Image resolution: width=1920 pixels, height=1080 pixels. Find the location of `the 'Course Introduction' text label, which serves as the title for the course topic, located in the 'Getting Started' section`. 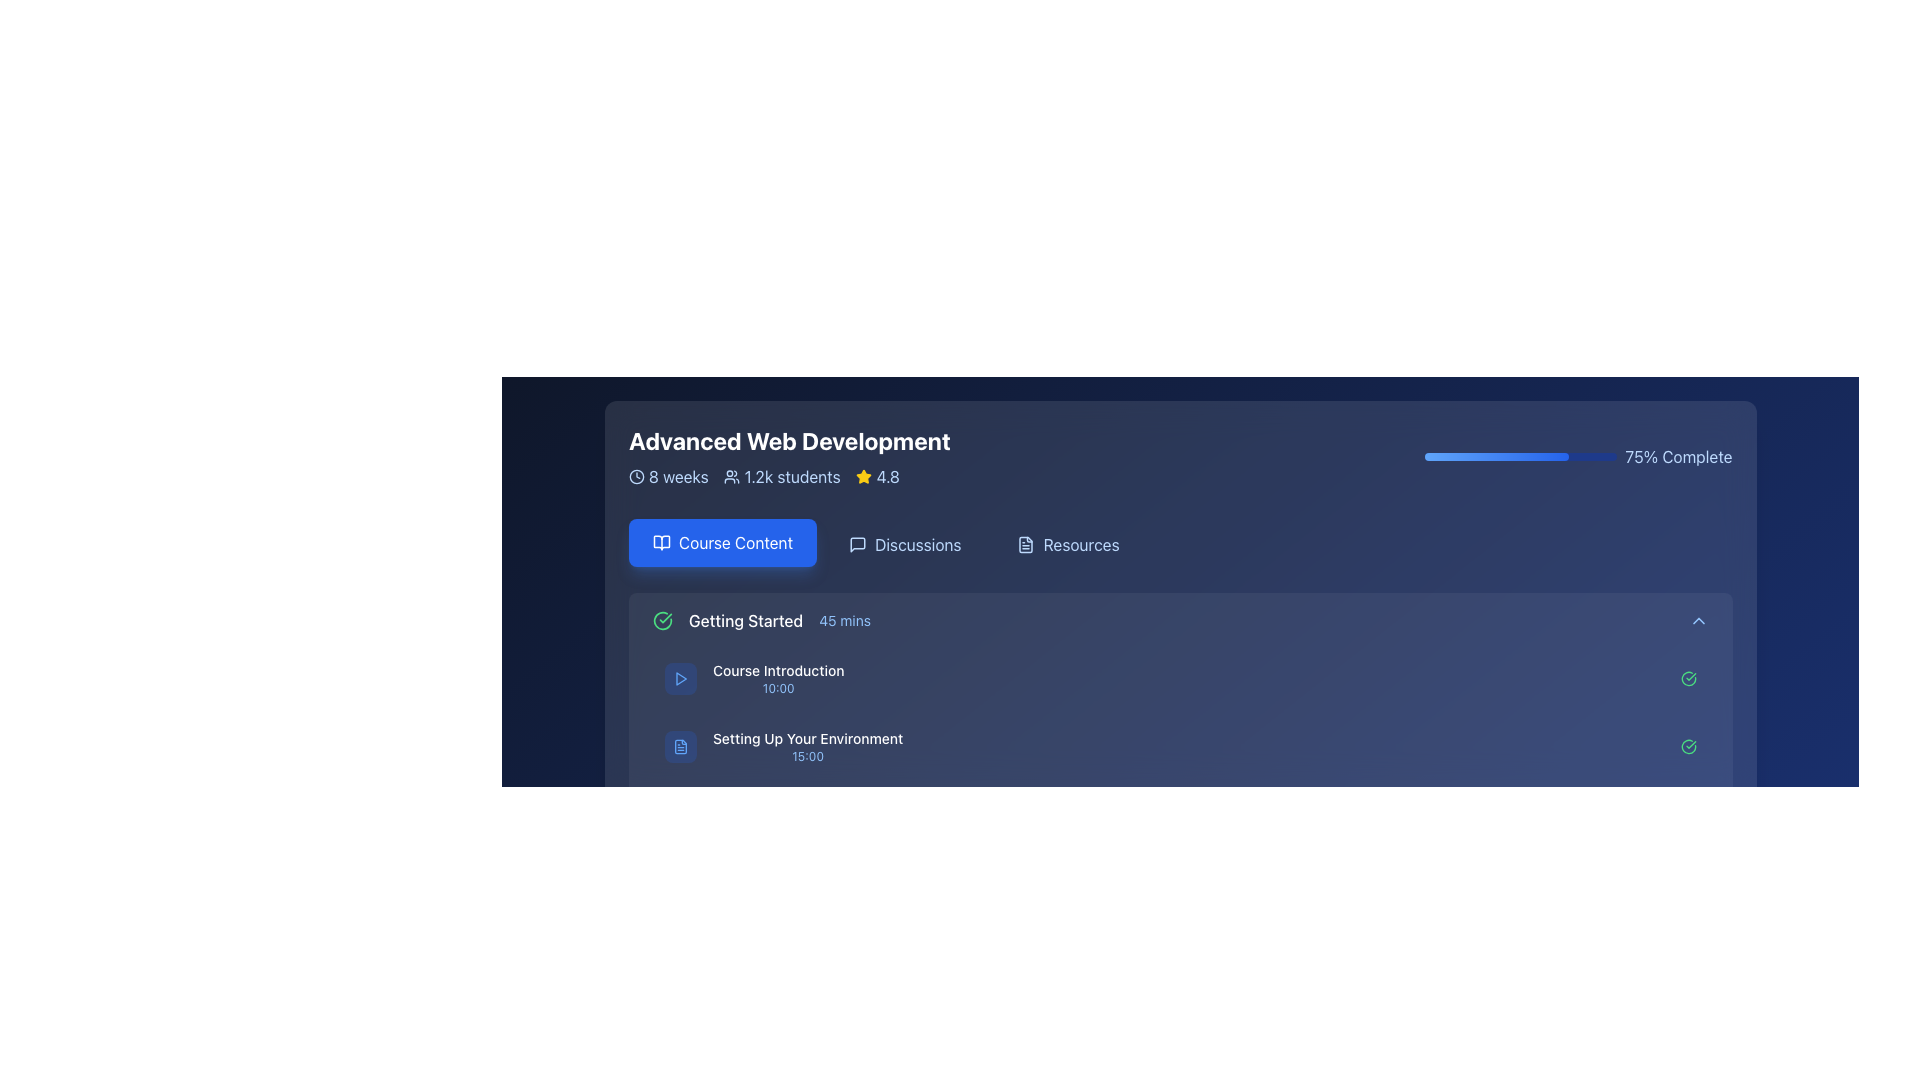

the 'Course Introduction' text label, which serves as the title for the course topic, located in the 'Getting Started' section is located at coordinates (777, 671).